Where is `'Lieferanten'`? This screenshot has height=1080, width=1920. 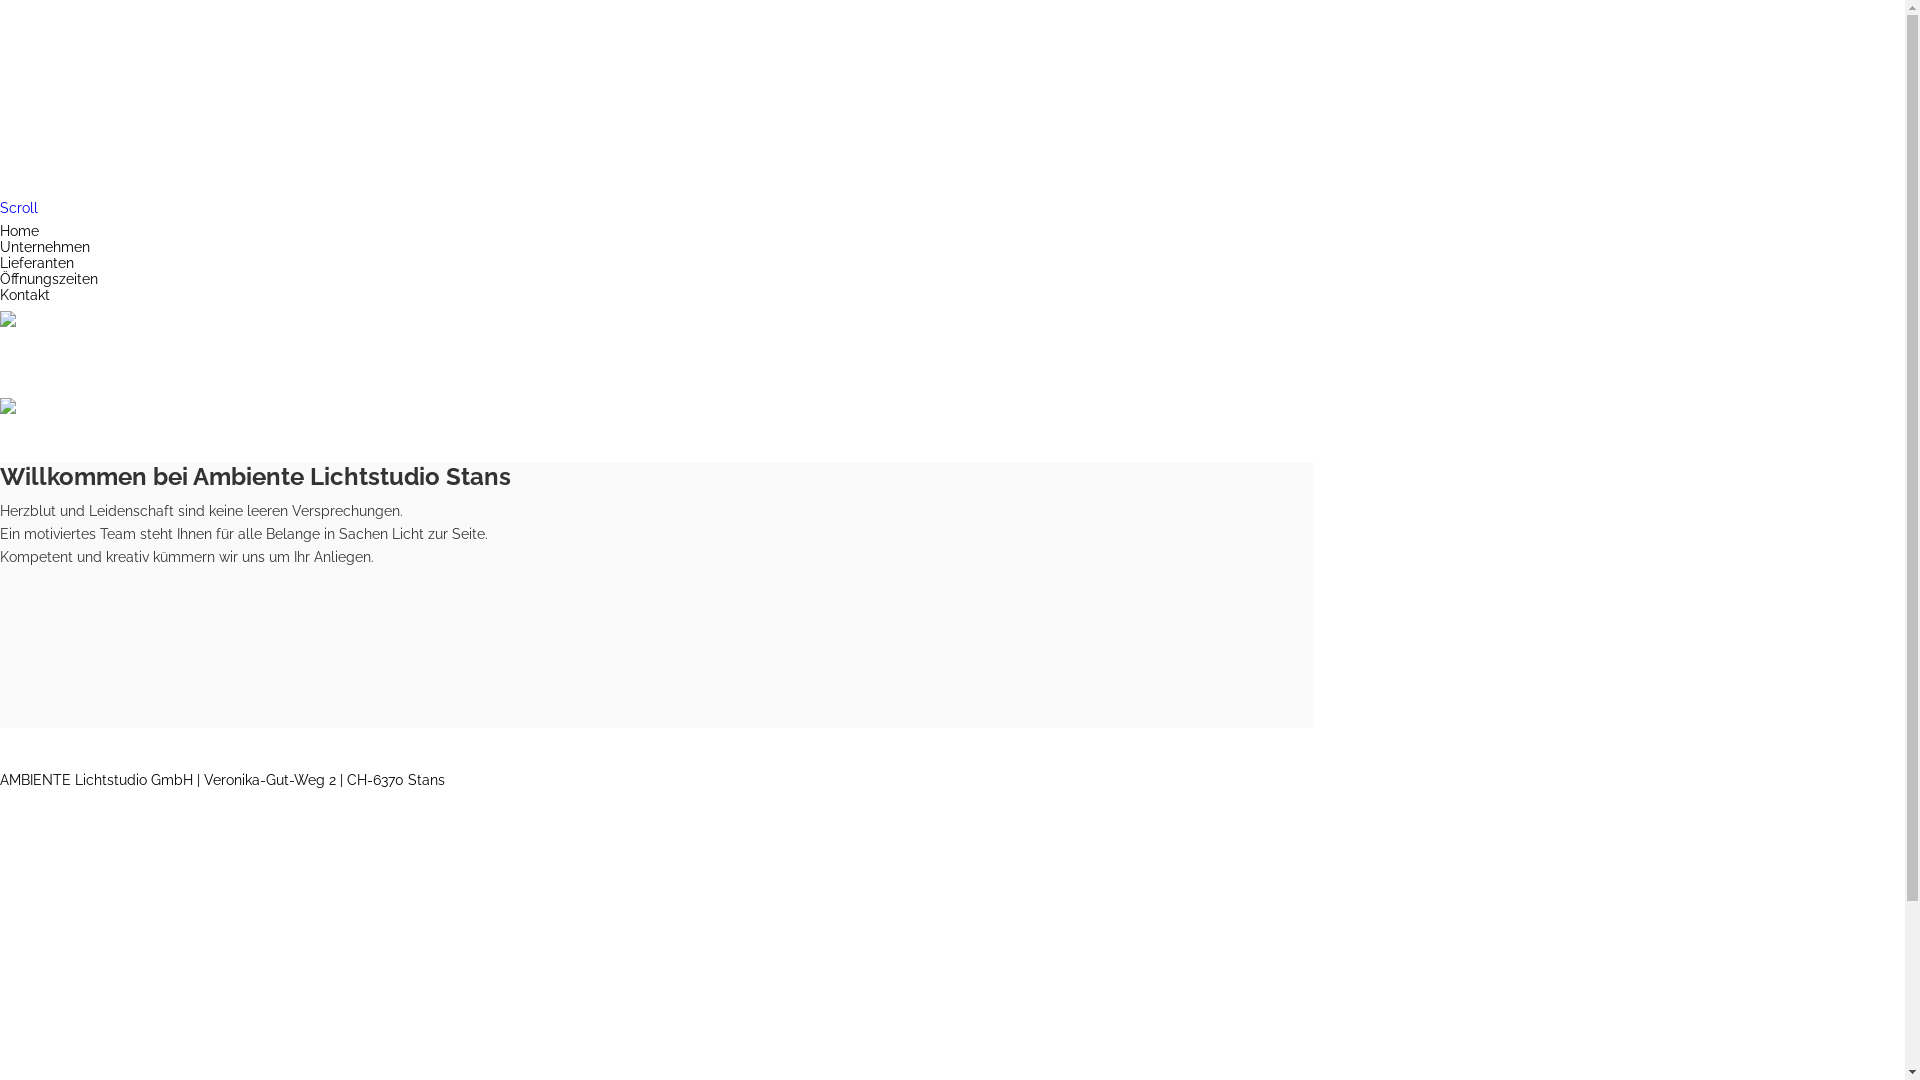 'Lieferanten' is located at coordinates (0, 261).